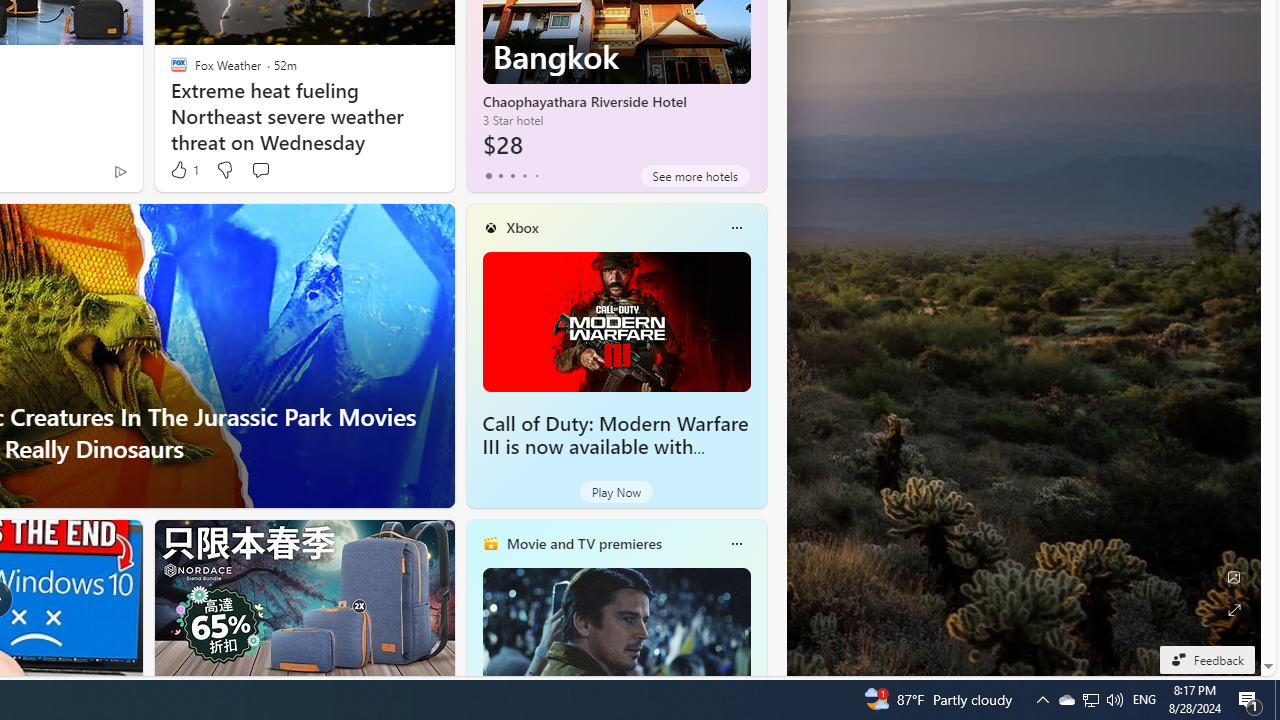 This screenshot has height=720, width=1280. I want to click on 'tab-3', so click(524, 175).